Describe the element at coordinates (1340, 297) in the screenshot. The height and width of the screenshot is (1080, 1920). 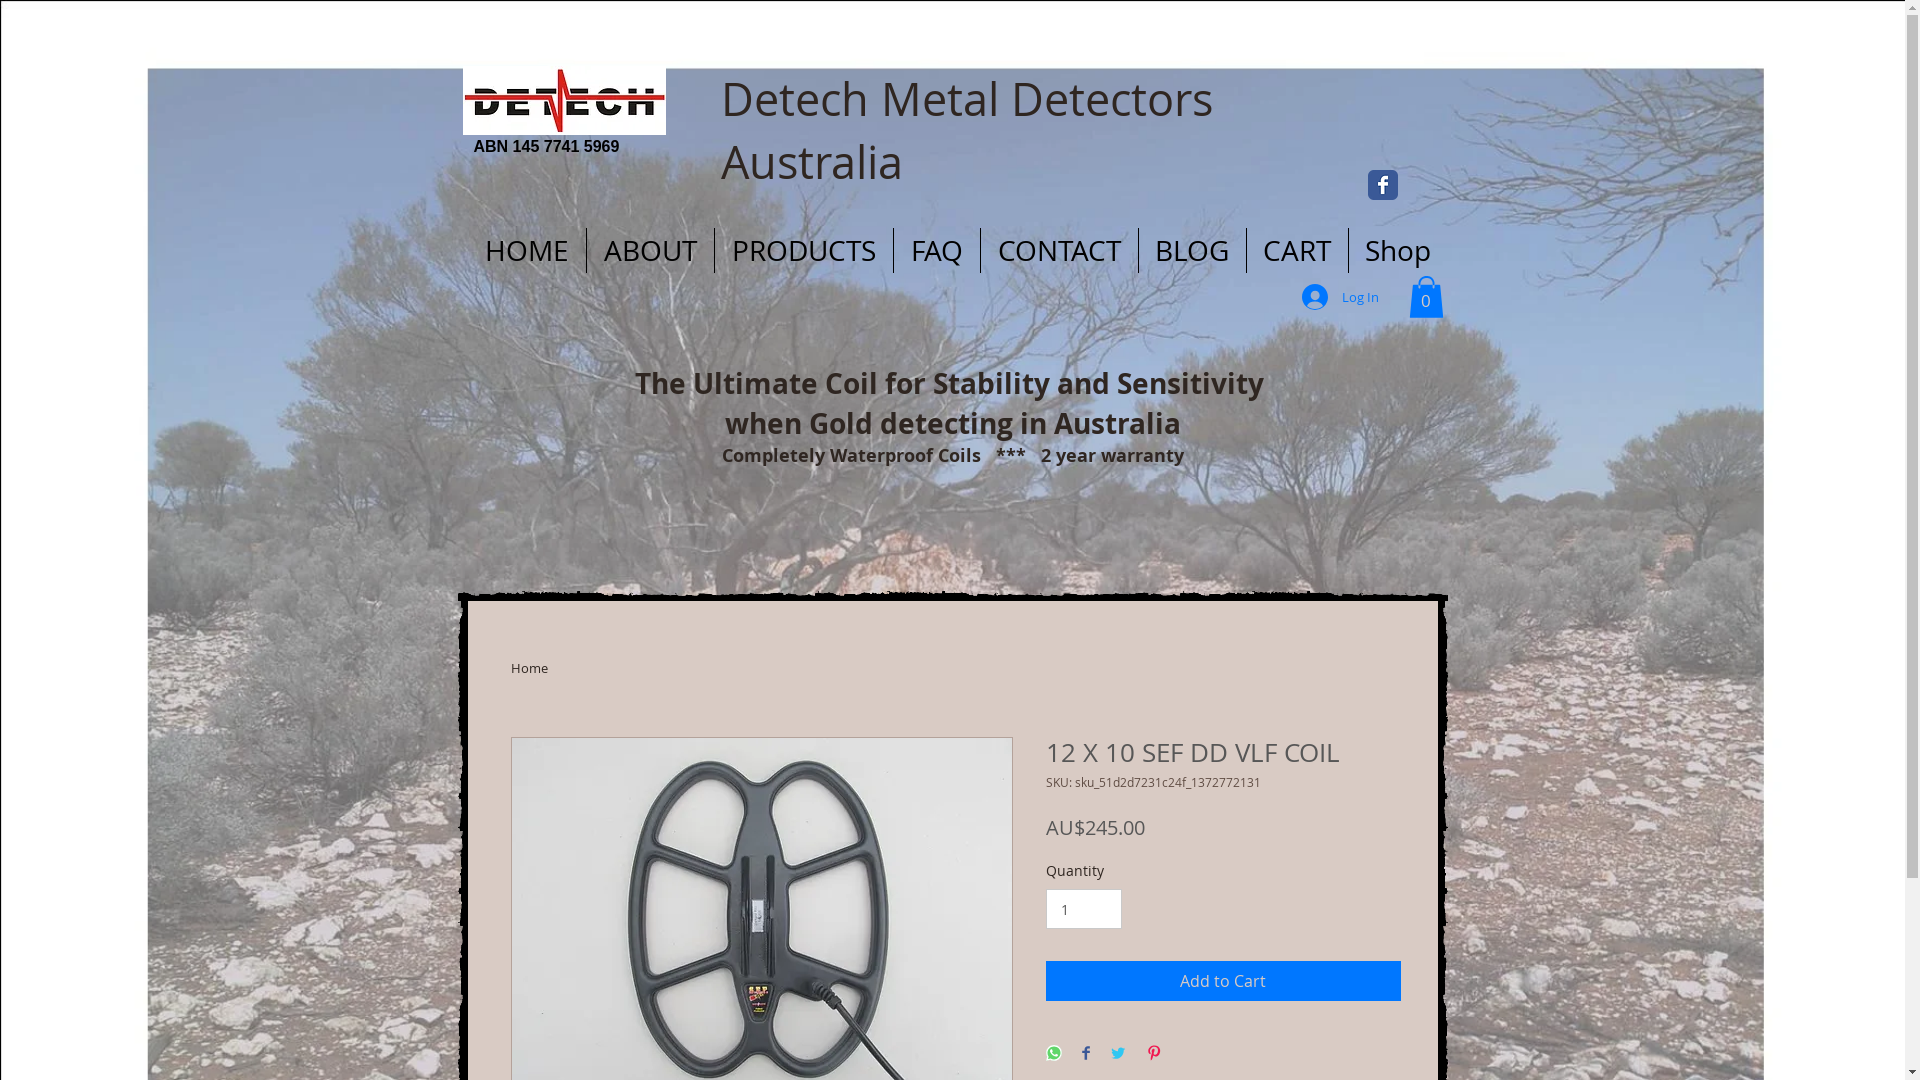
I see `'Log In'` at that location.